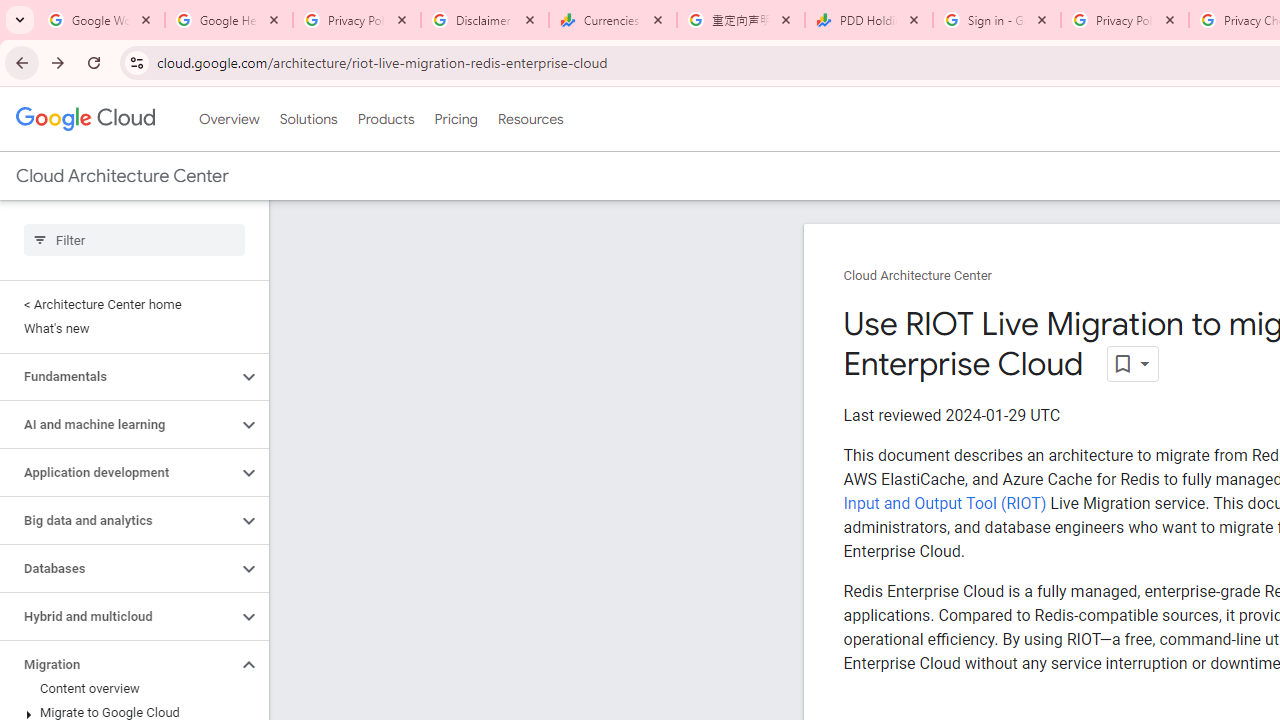 This screenshot has height=720, width=1280. Describe the element at coordinates (117, 664) in the screenshot. I see `'Migration'` at that location.